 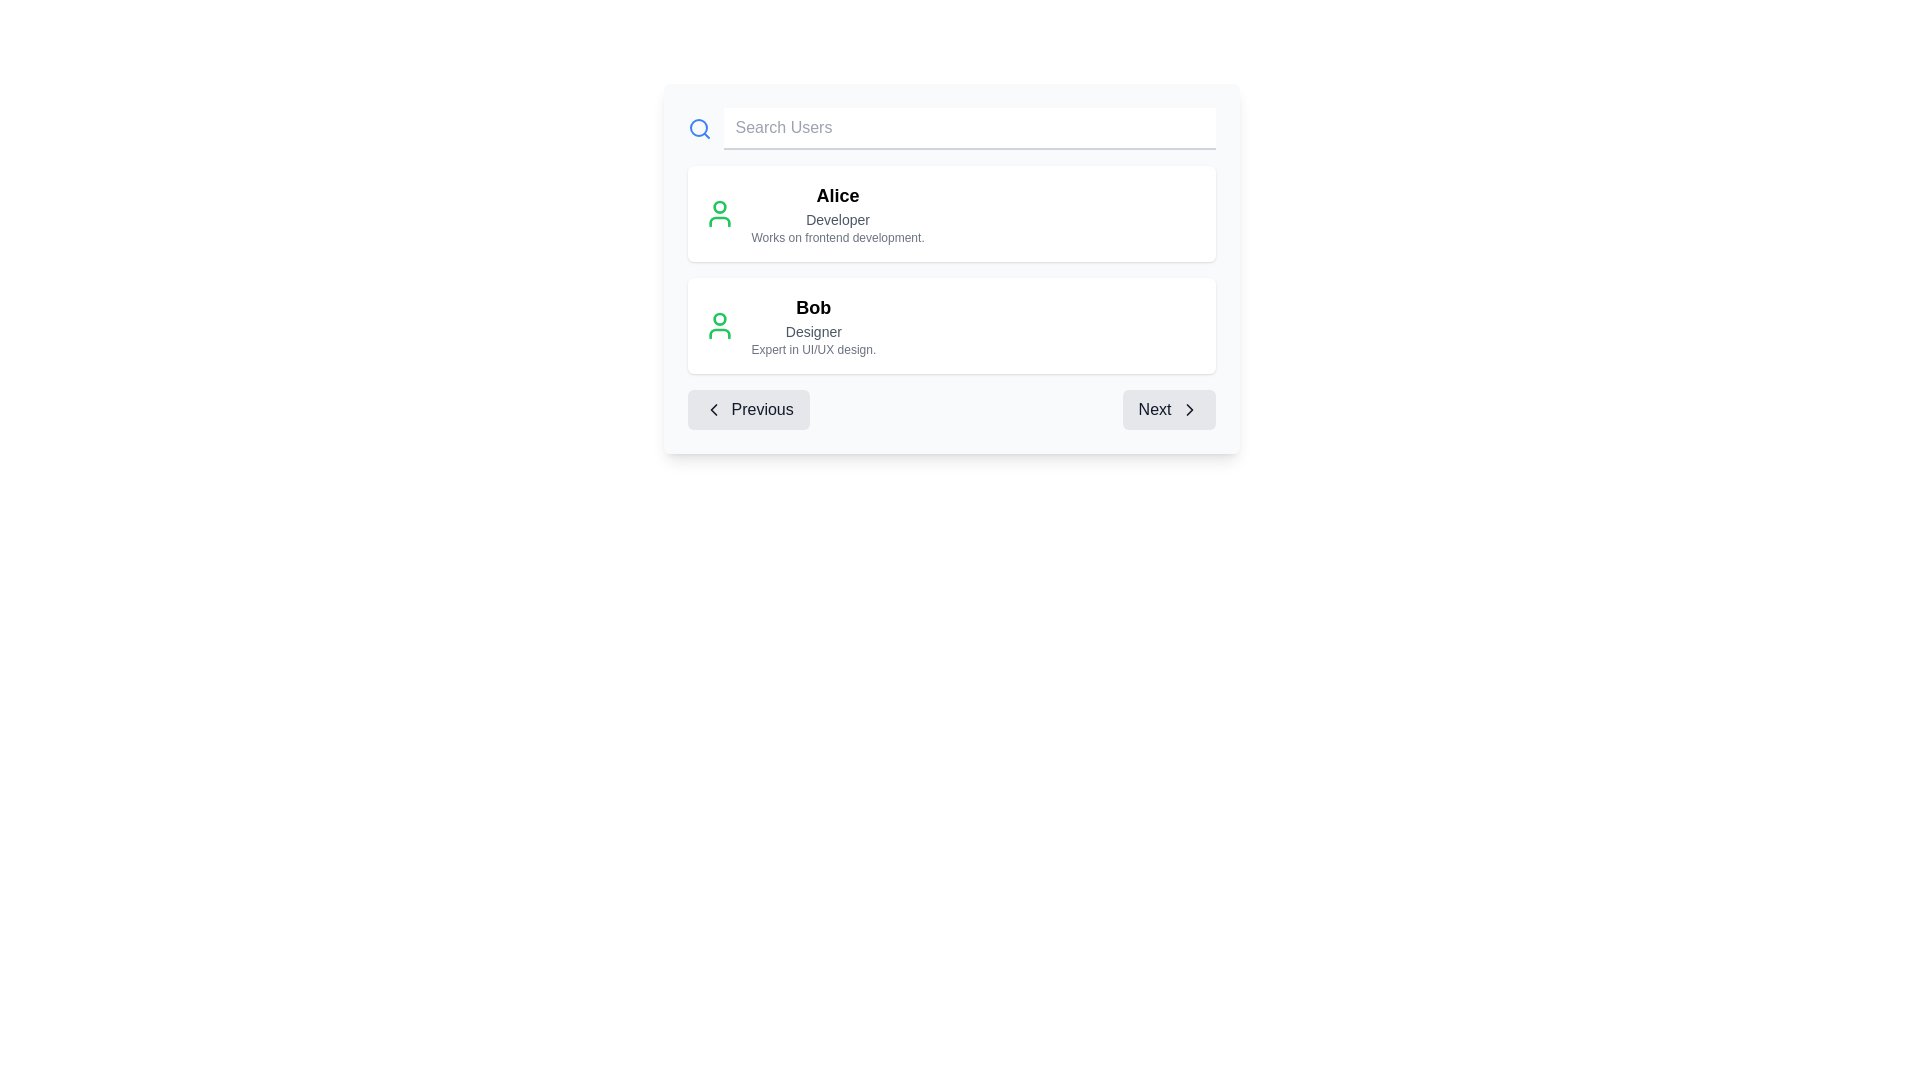 I want to click on the chevron icon located within the 'Next' button on the right side of the interface, so click(x=1189, y=408).